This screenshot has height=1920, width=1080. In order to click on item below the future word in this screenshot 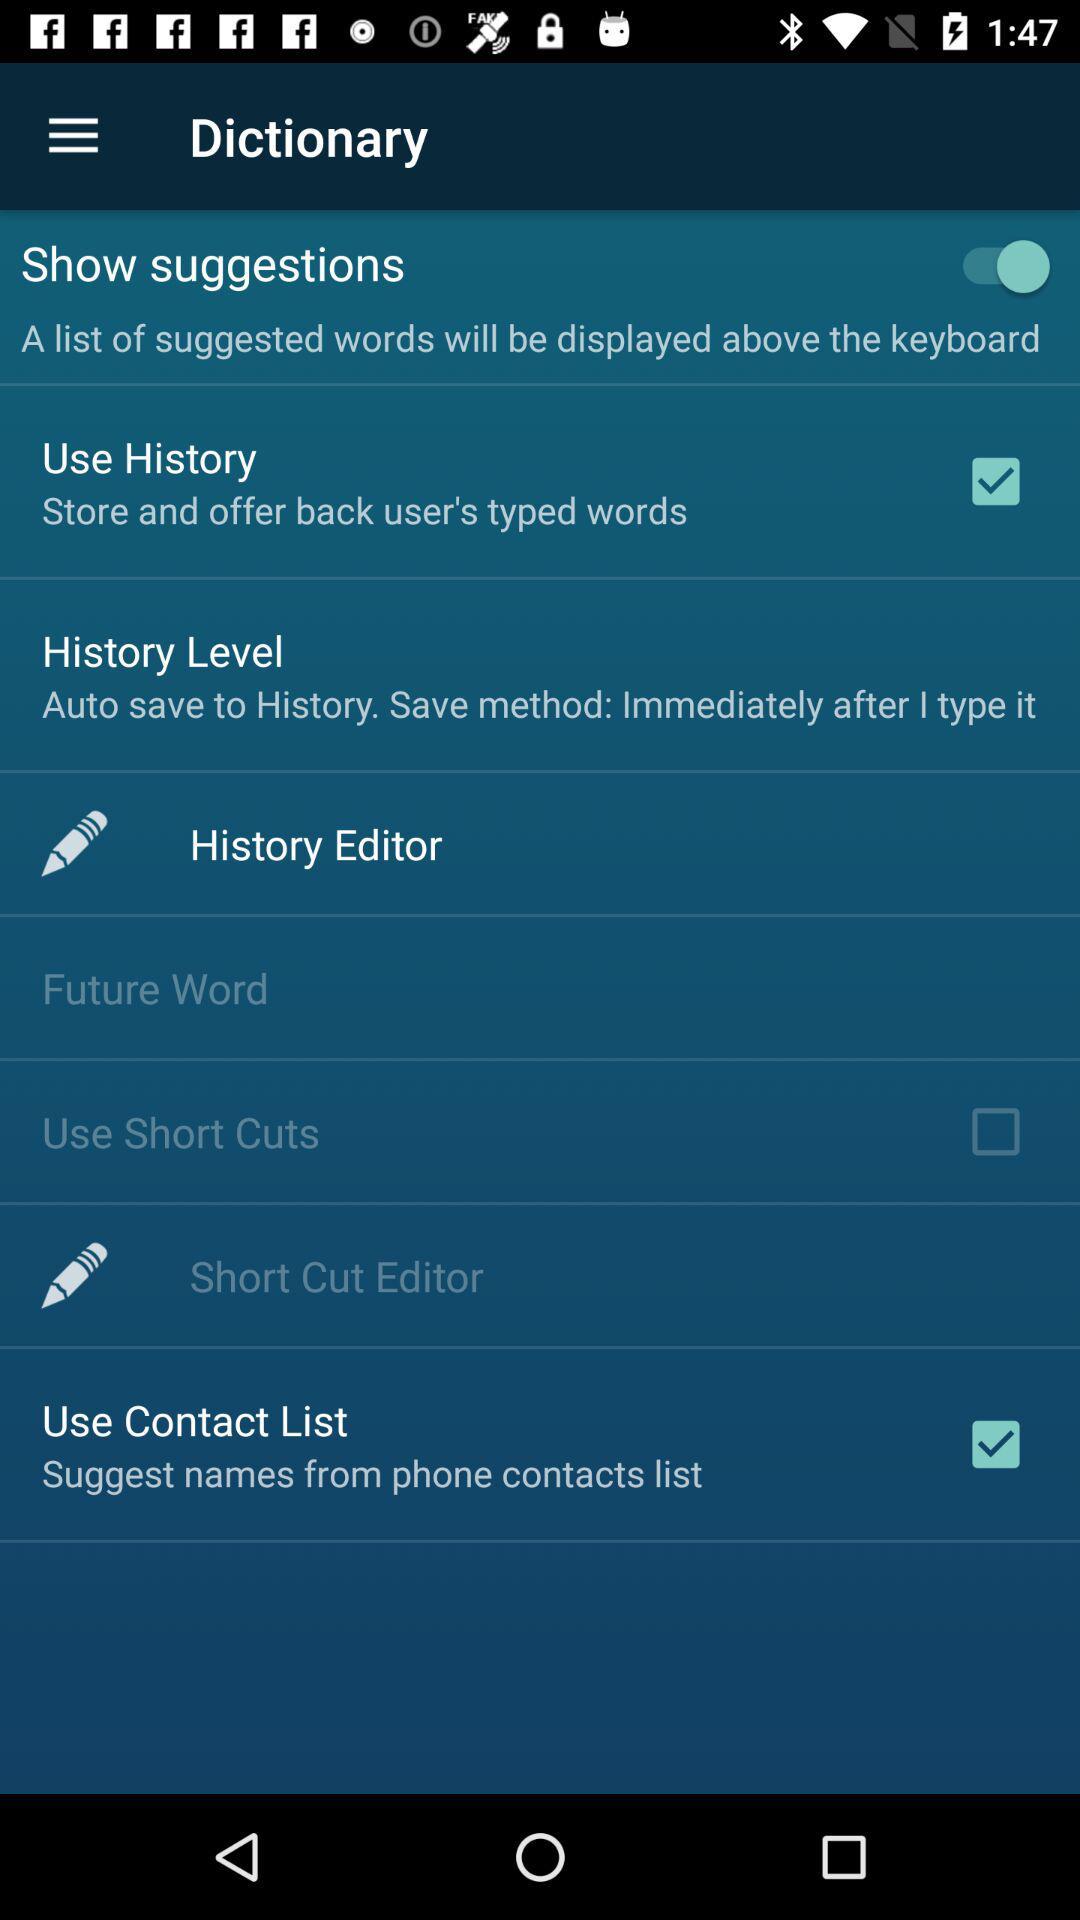, I will do `click(181, 1131)`.